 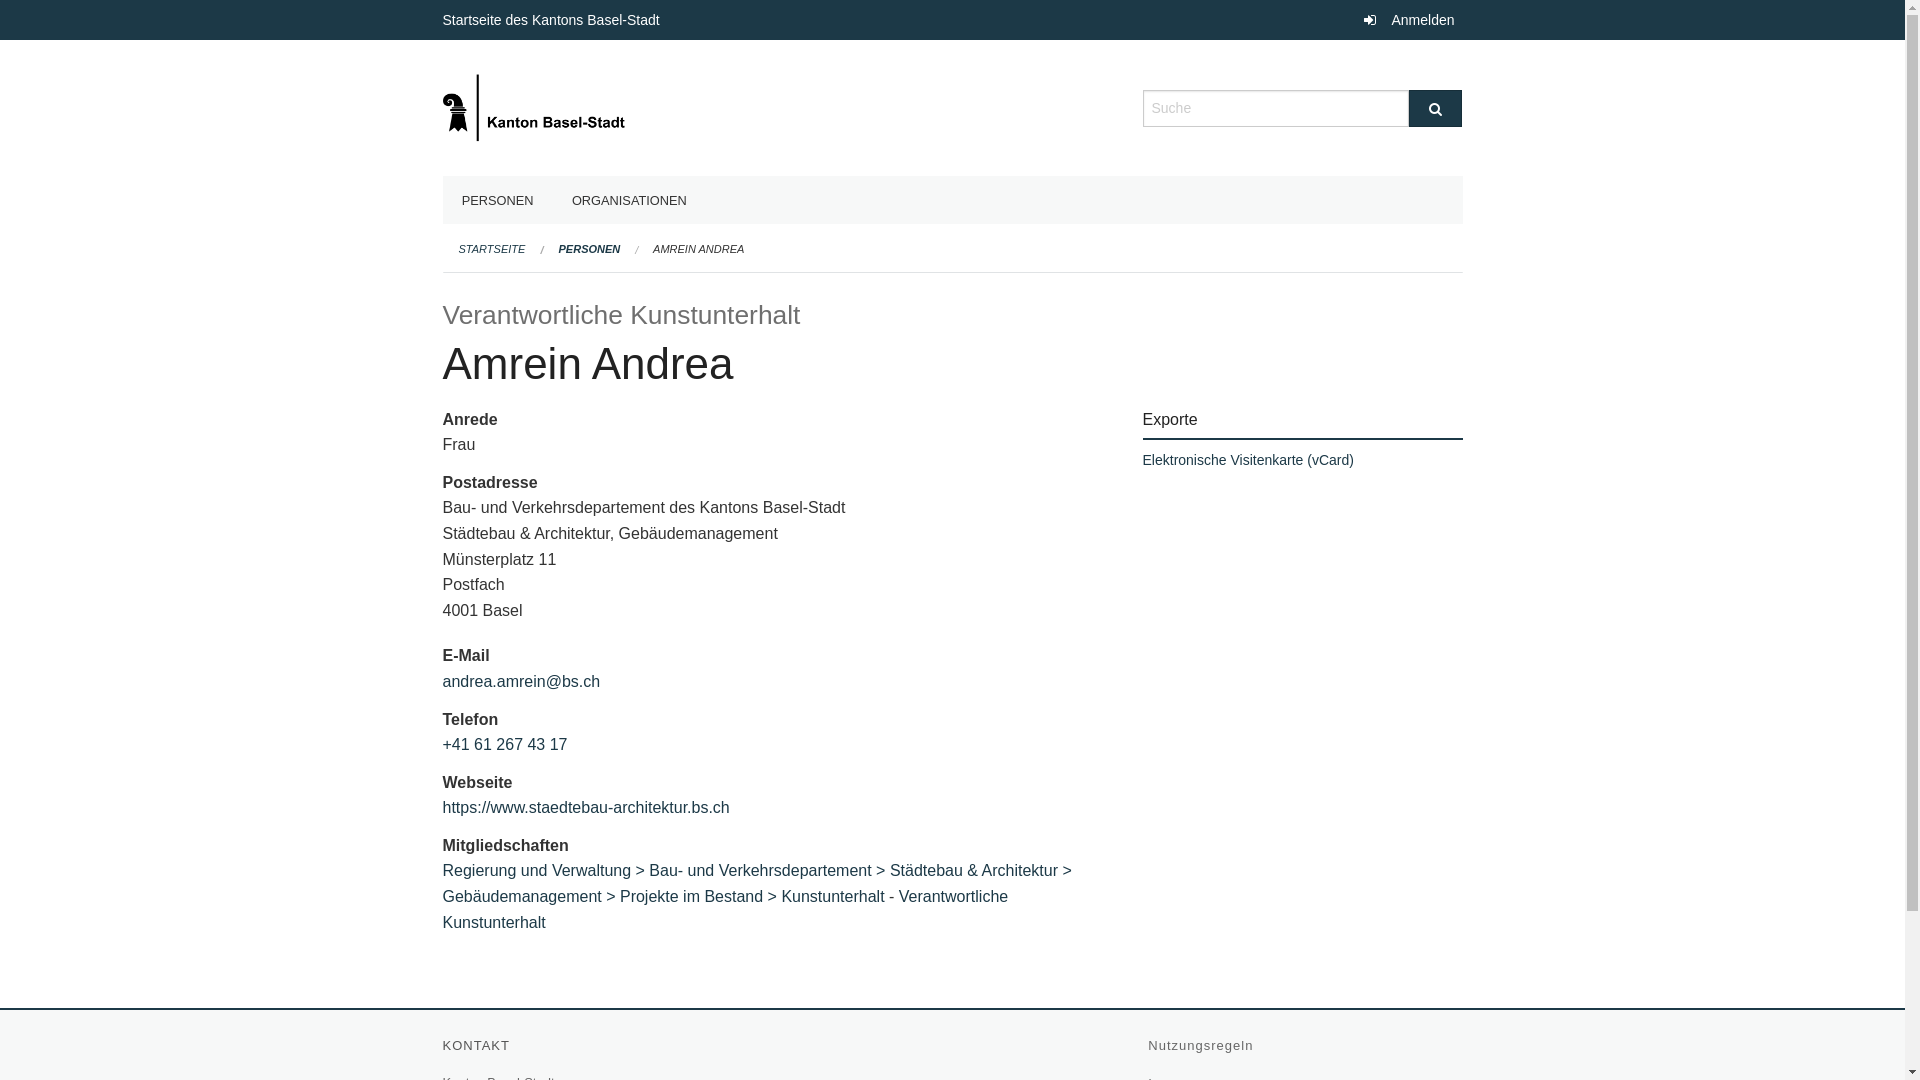 I want to click on 'AMREIN ANDREA', so click(x=698, y=248).